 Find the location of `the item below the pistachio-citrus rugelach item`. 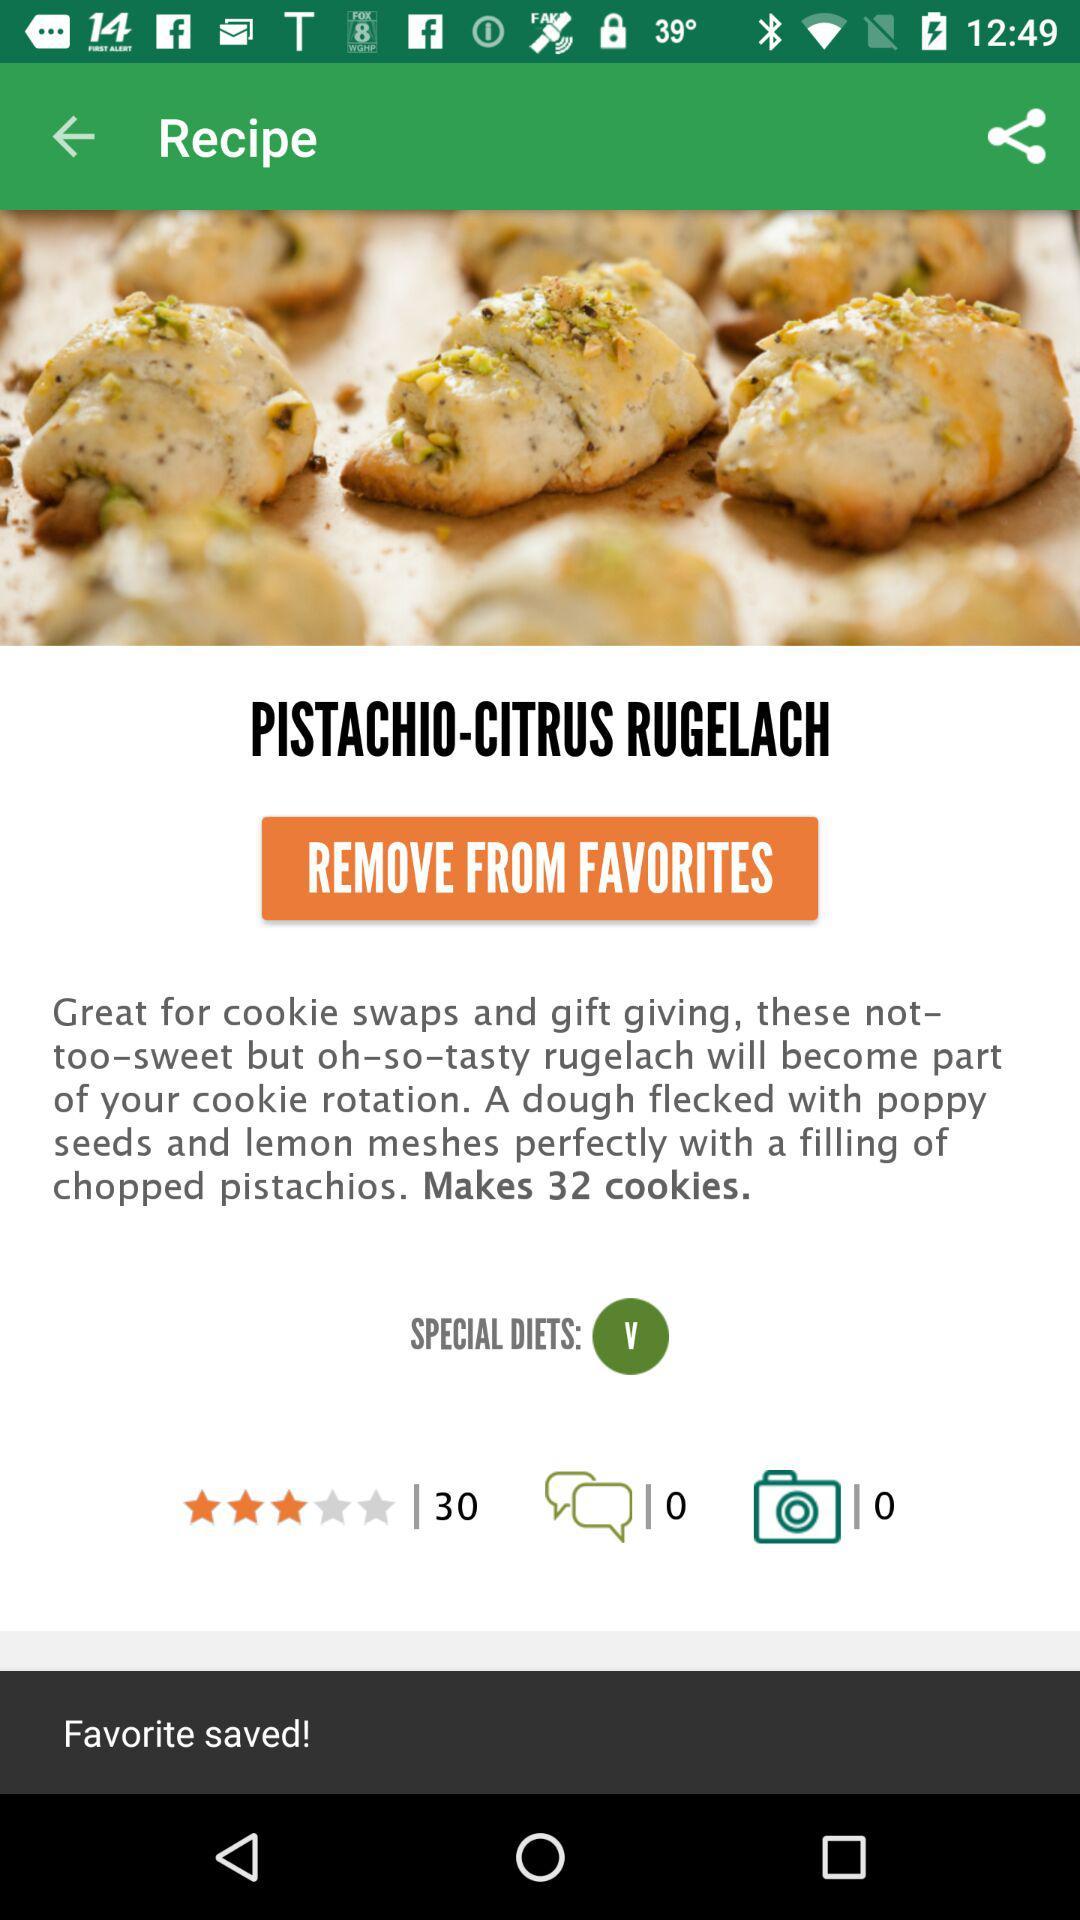

the item below the pistachio-citrus rugelach item is located at coordinates (540, 868).